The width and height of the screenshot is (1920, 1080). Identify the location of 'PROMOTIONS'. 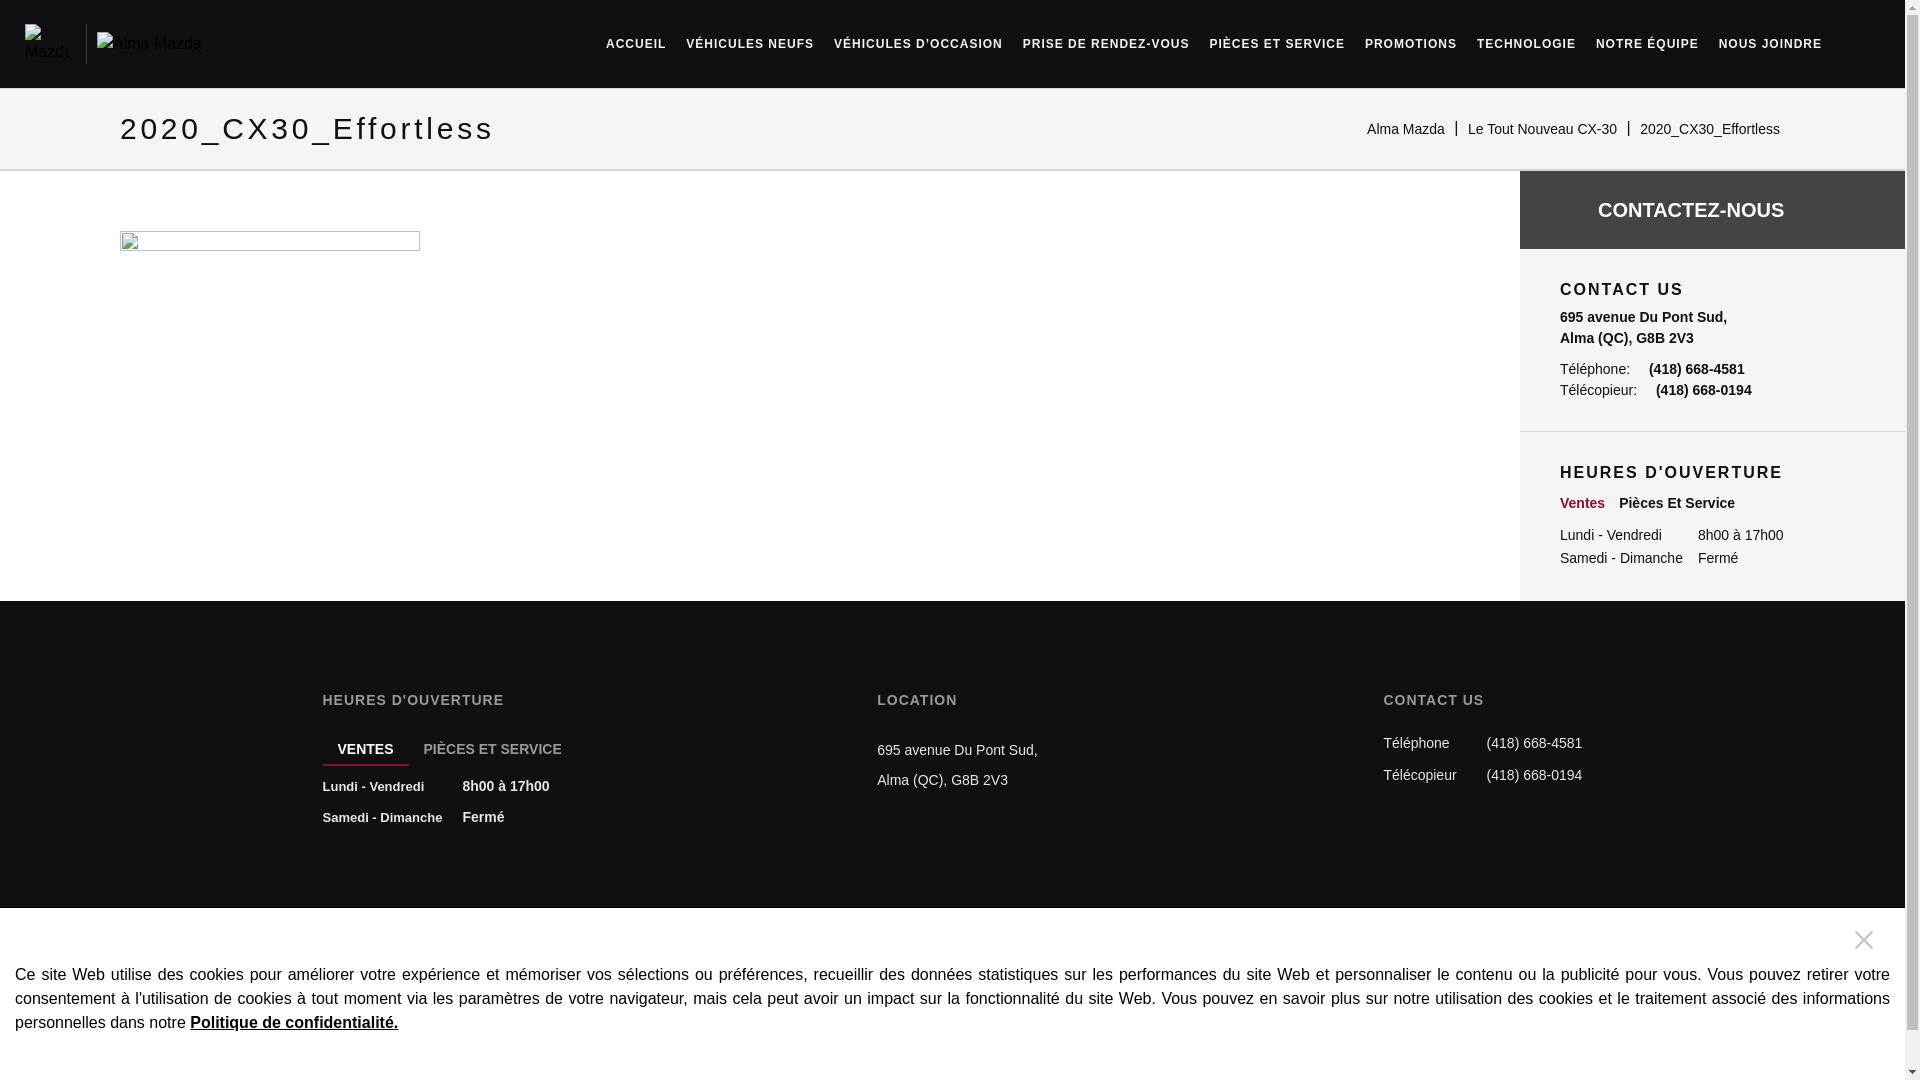
(1410, 40).